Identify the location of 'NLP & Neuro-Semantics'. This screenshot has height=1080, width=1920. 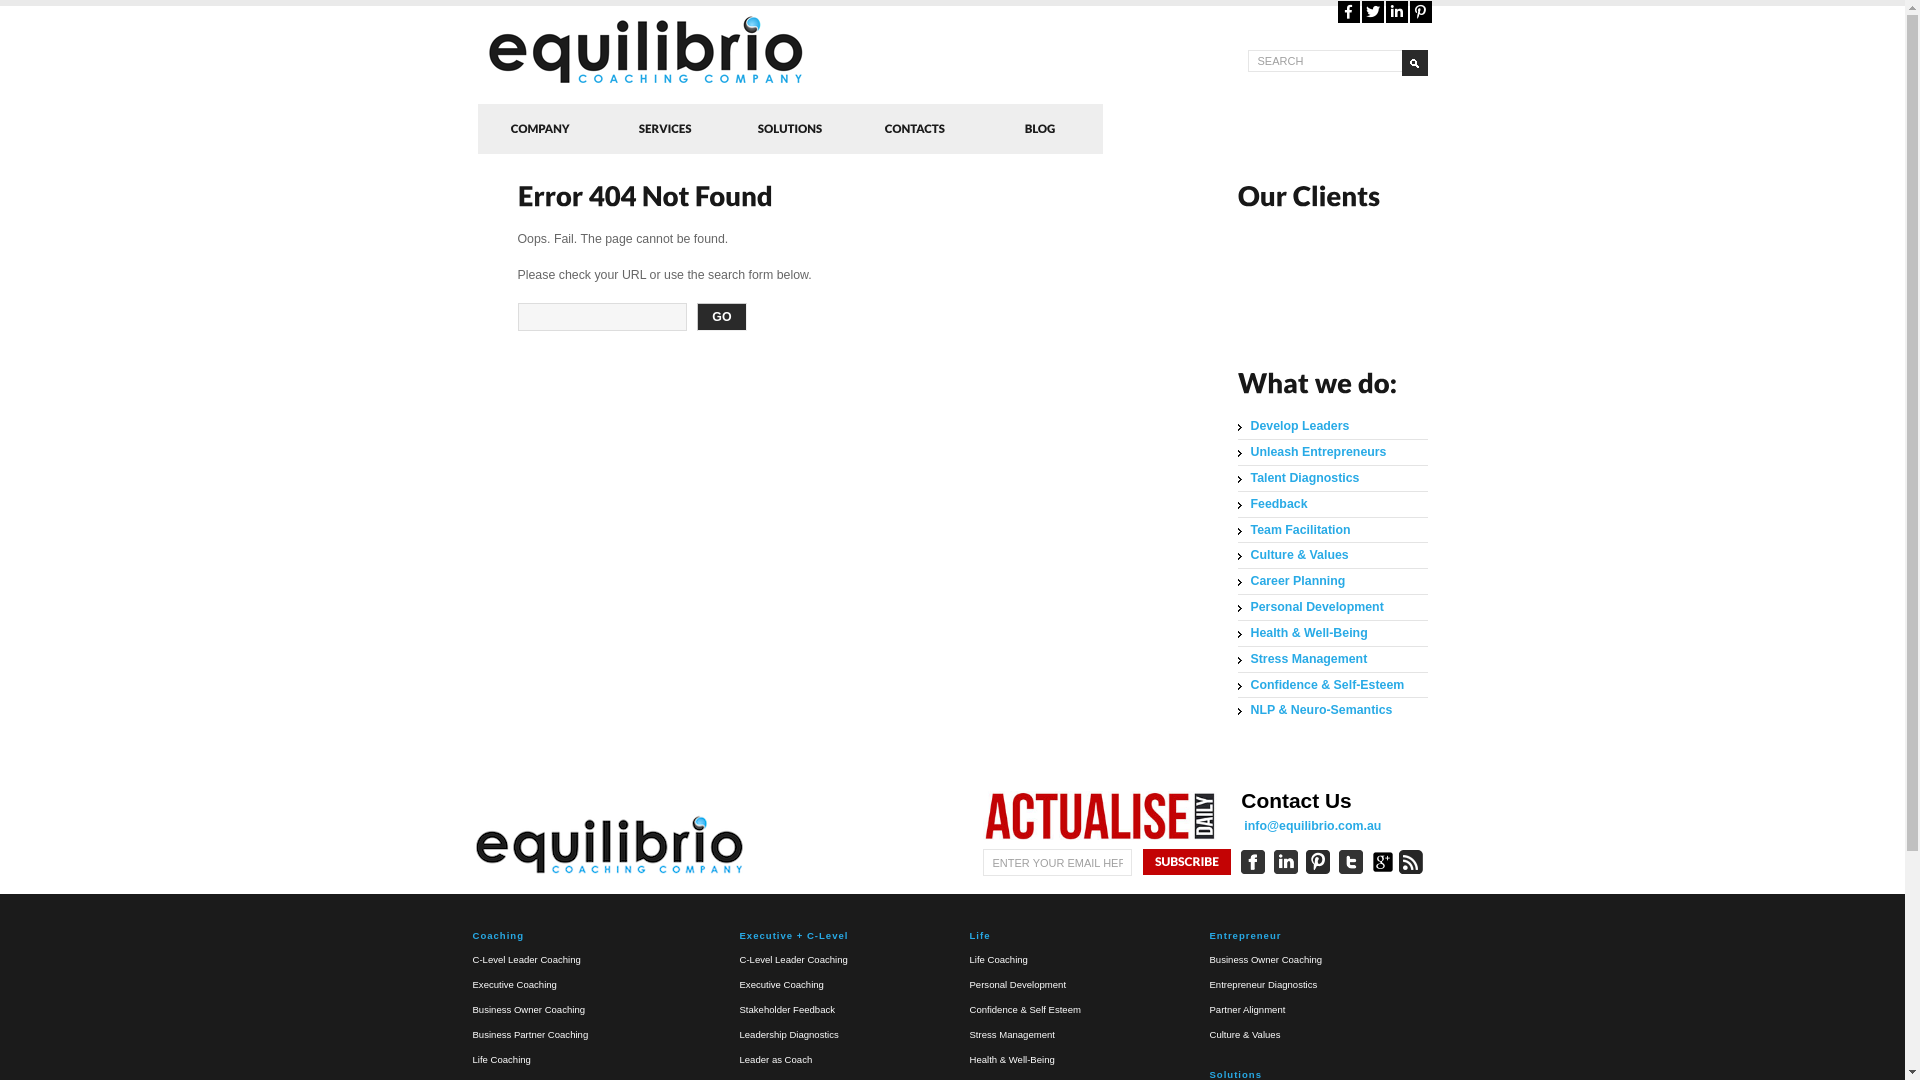
(1318, 709).